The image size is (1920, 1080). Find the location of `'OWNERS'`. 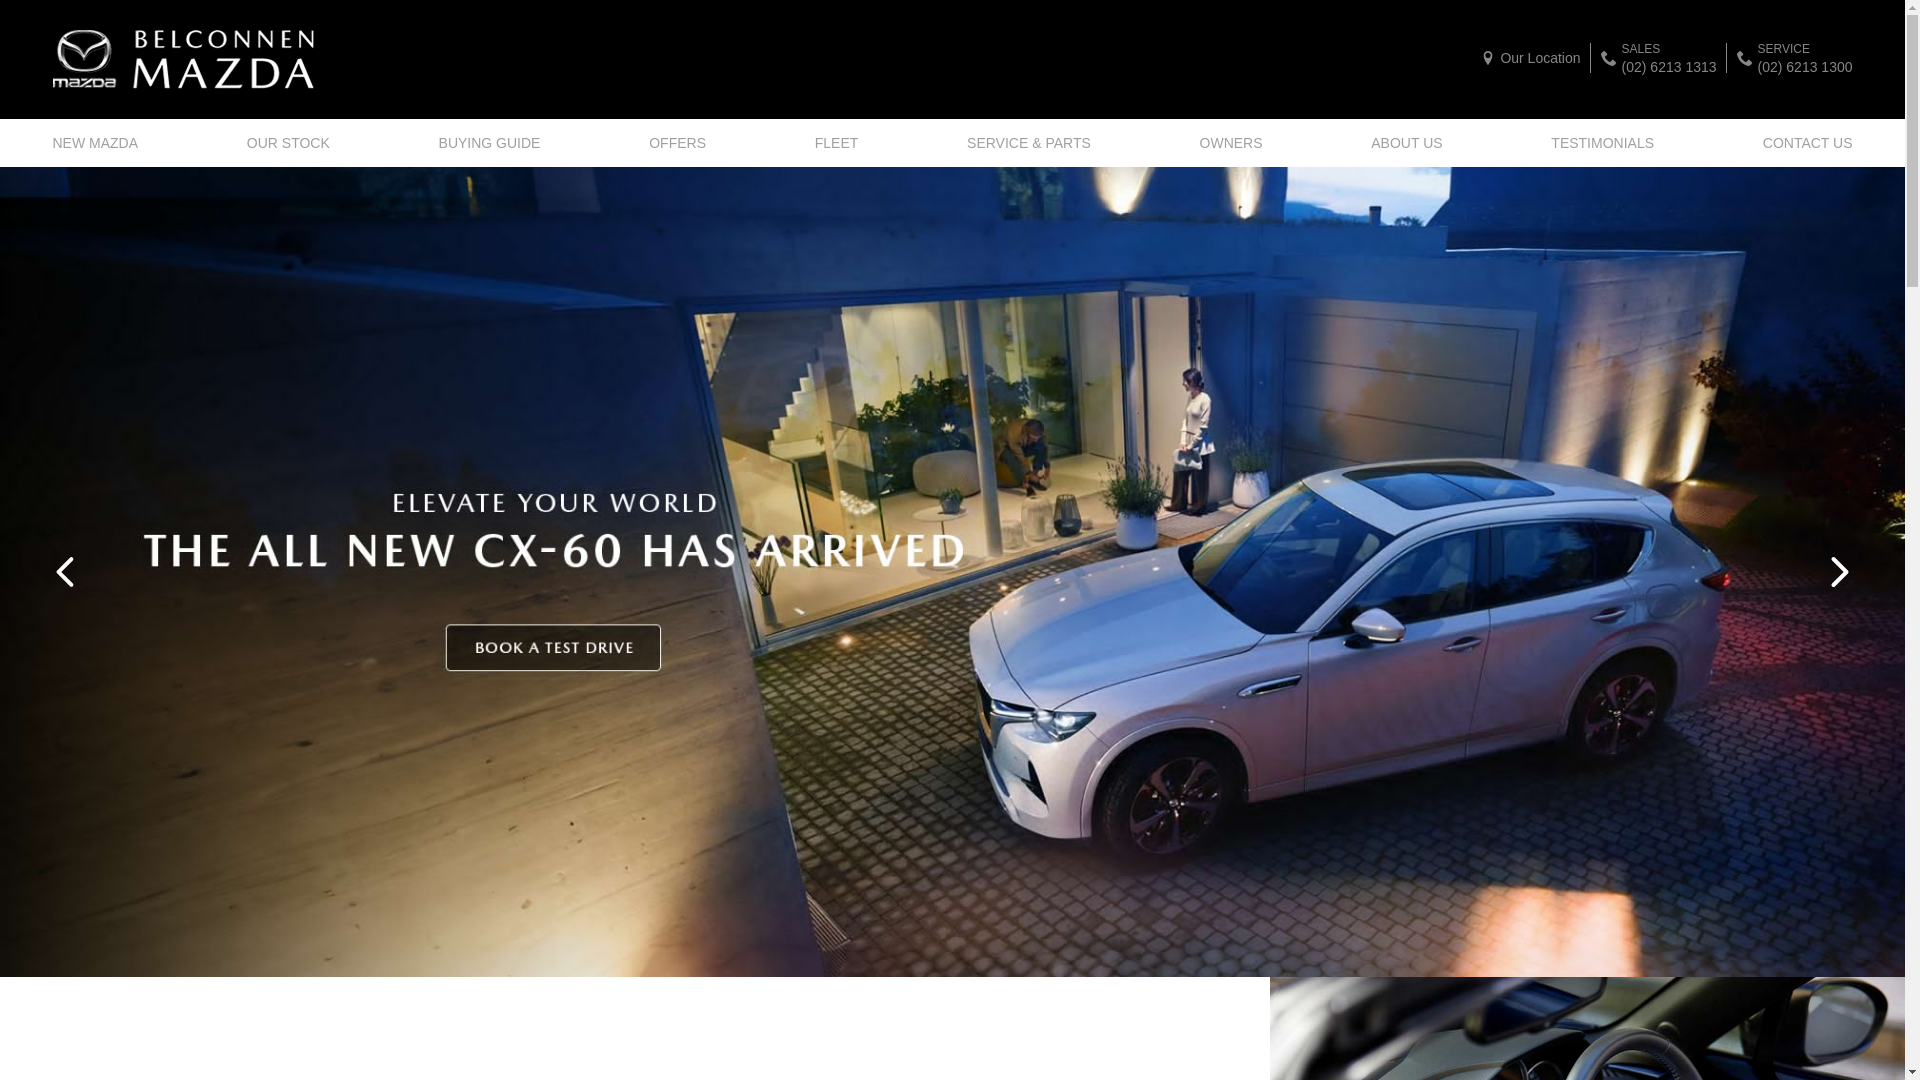

'OWNERS' is located at coordinates (1230, 141).